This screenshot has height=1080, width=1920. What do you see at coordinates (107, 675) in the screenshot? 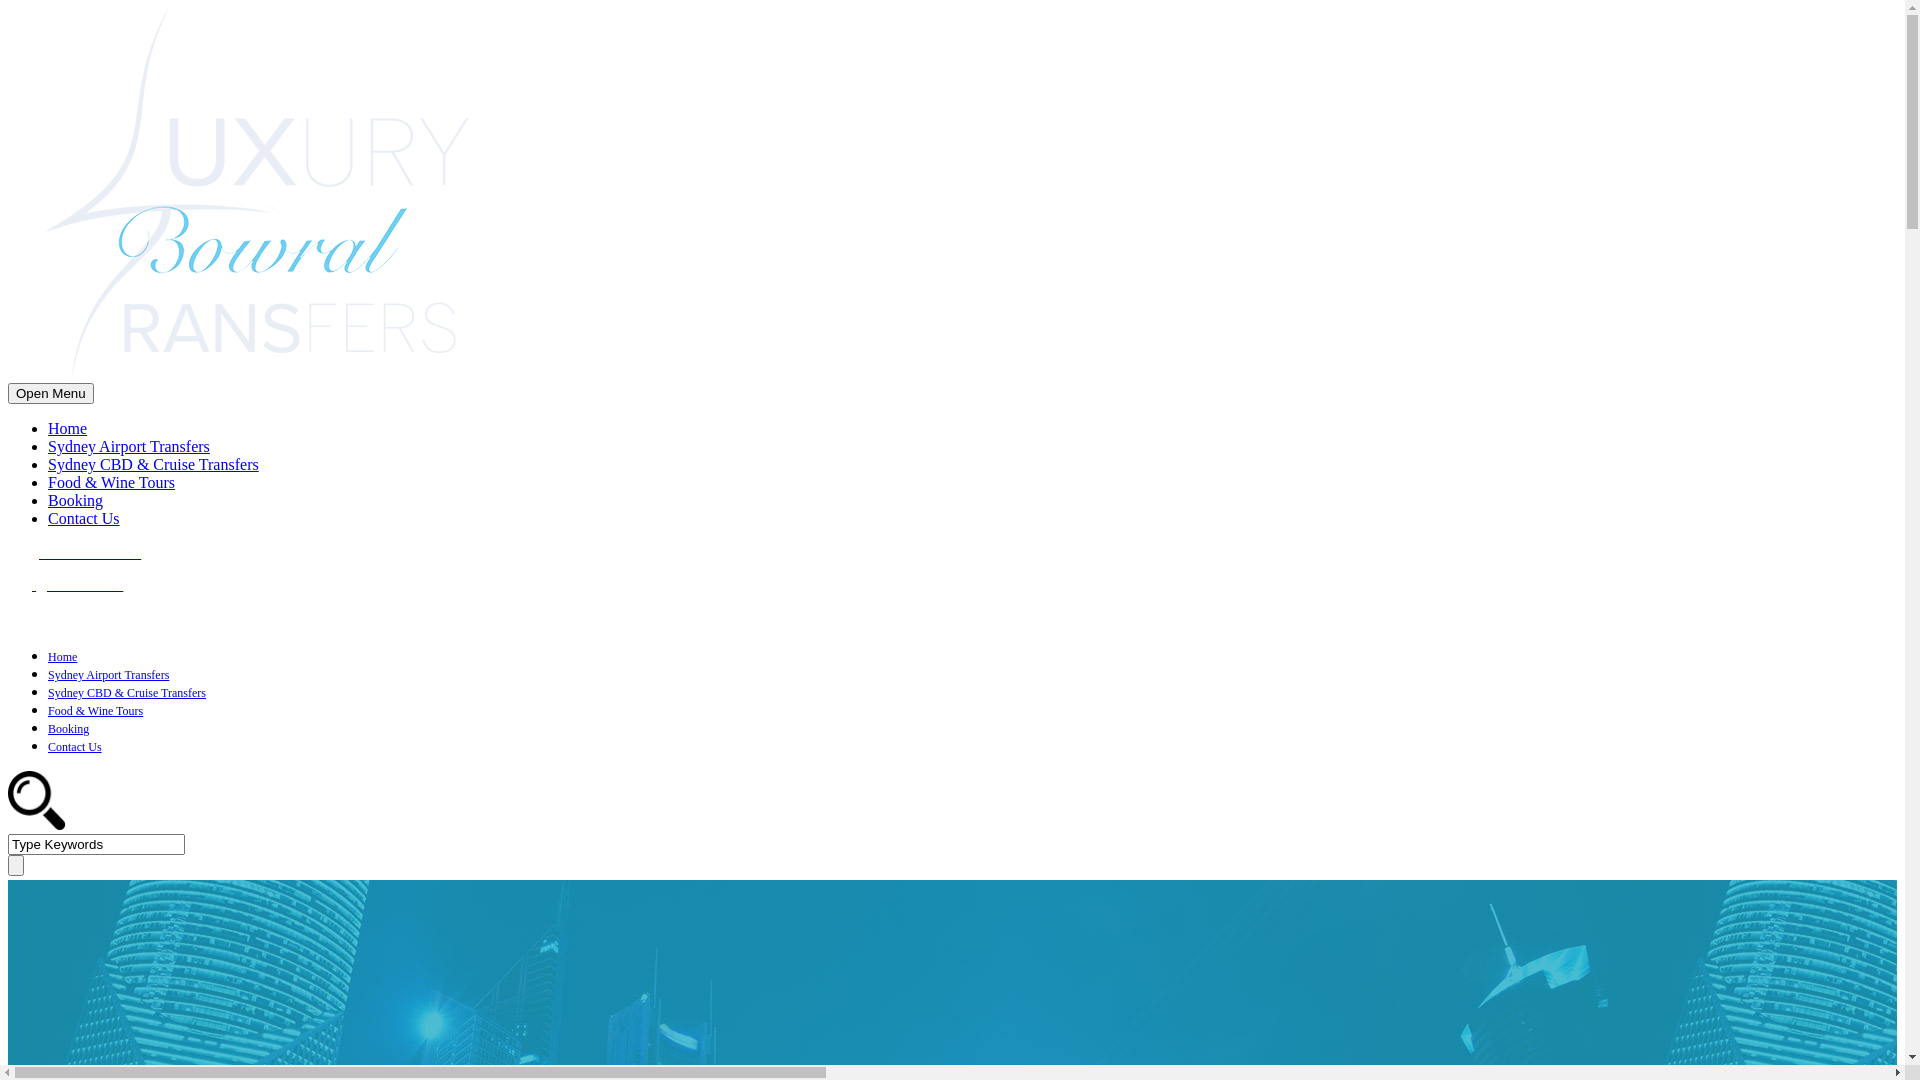
I see `'Sydney Airport Transfers'` at bounding box center [107, 675].